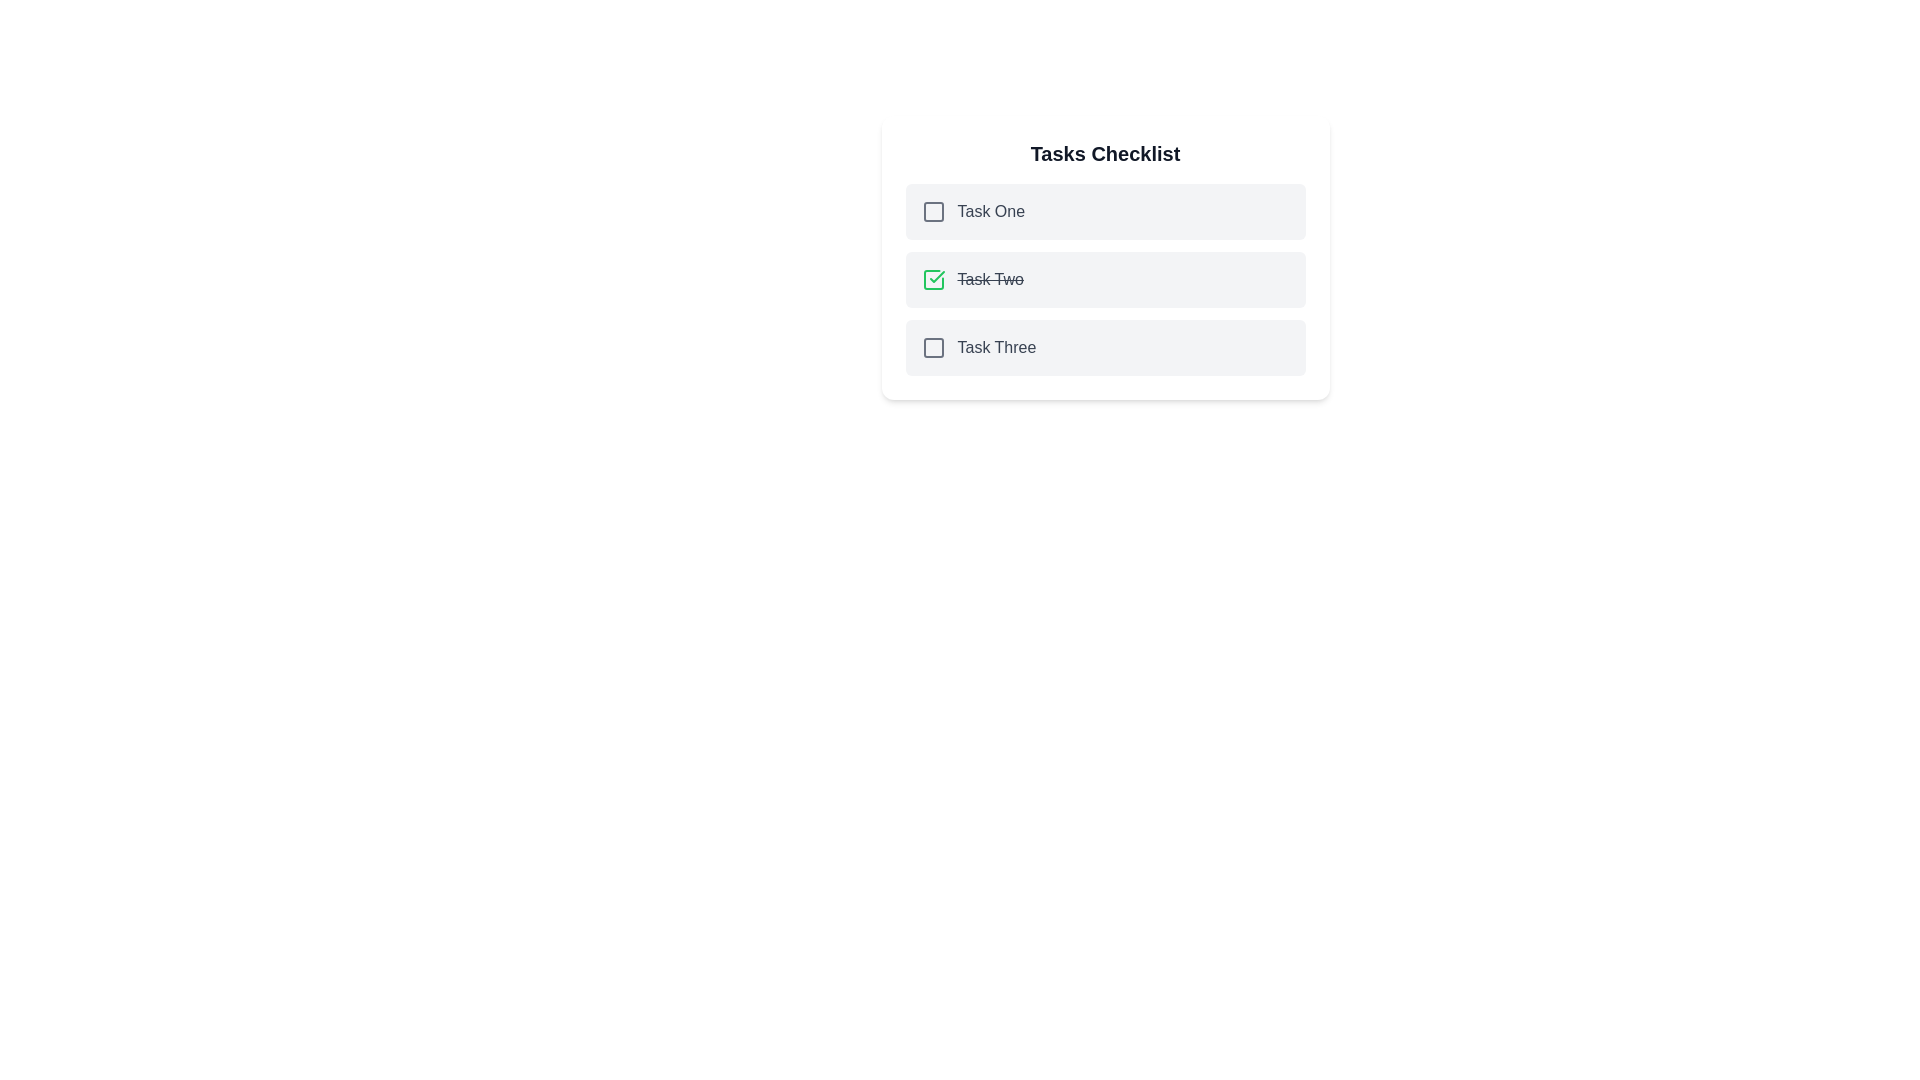  What do you see at coordinates (932, 212) in the screenshot?
I see `the red outlined checkbox associated with 'Task One'` at bounding box center [932, 212].